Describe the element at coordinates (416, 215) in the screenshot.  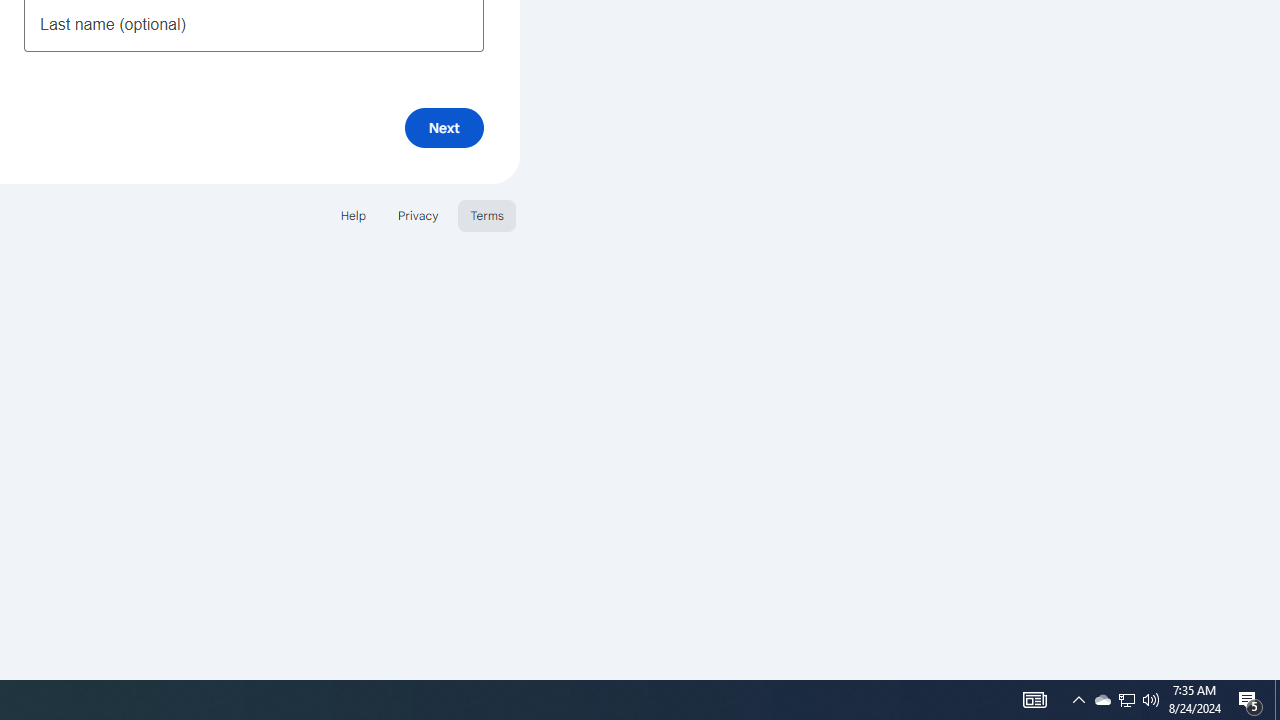
I see `'Privacy'` at that location.